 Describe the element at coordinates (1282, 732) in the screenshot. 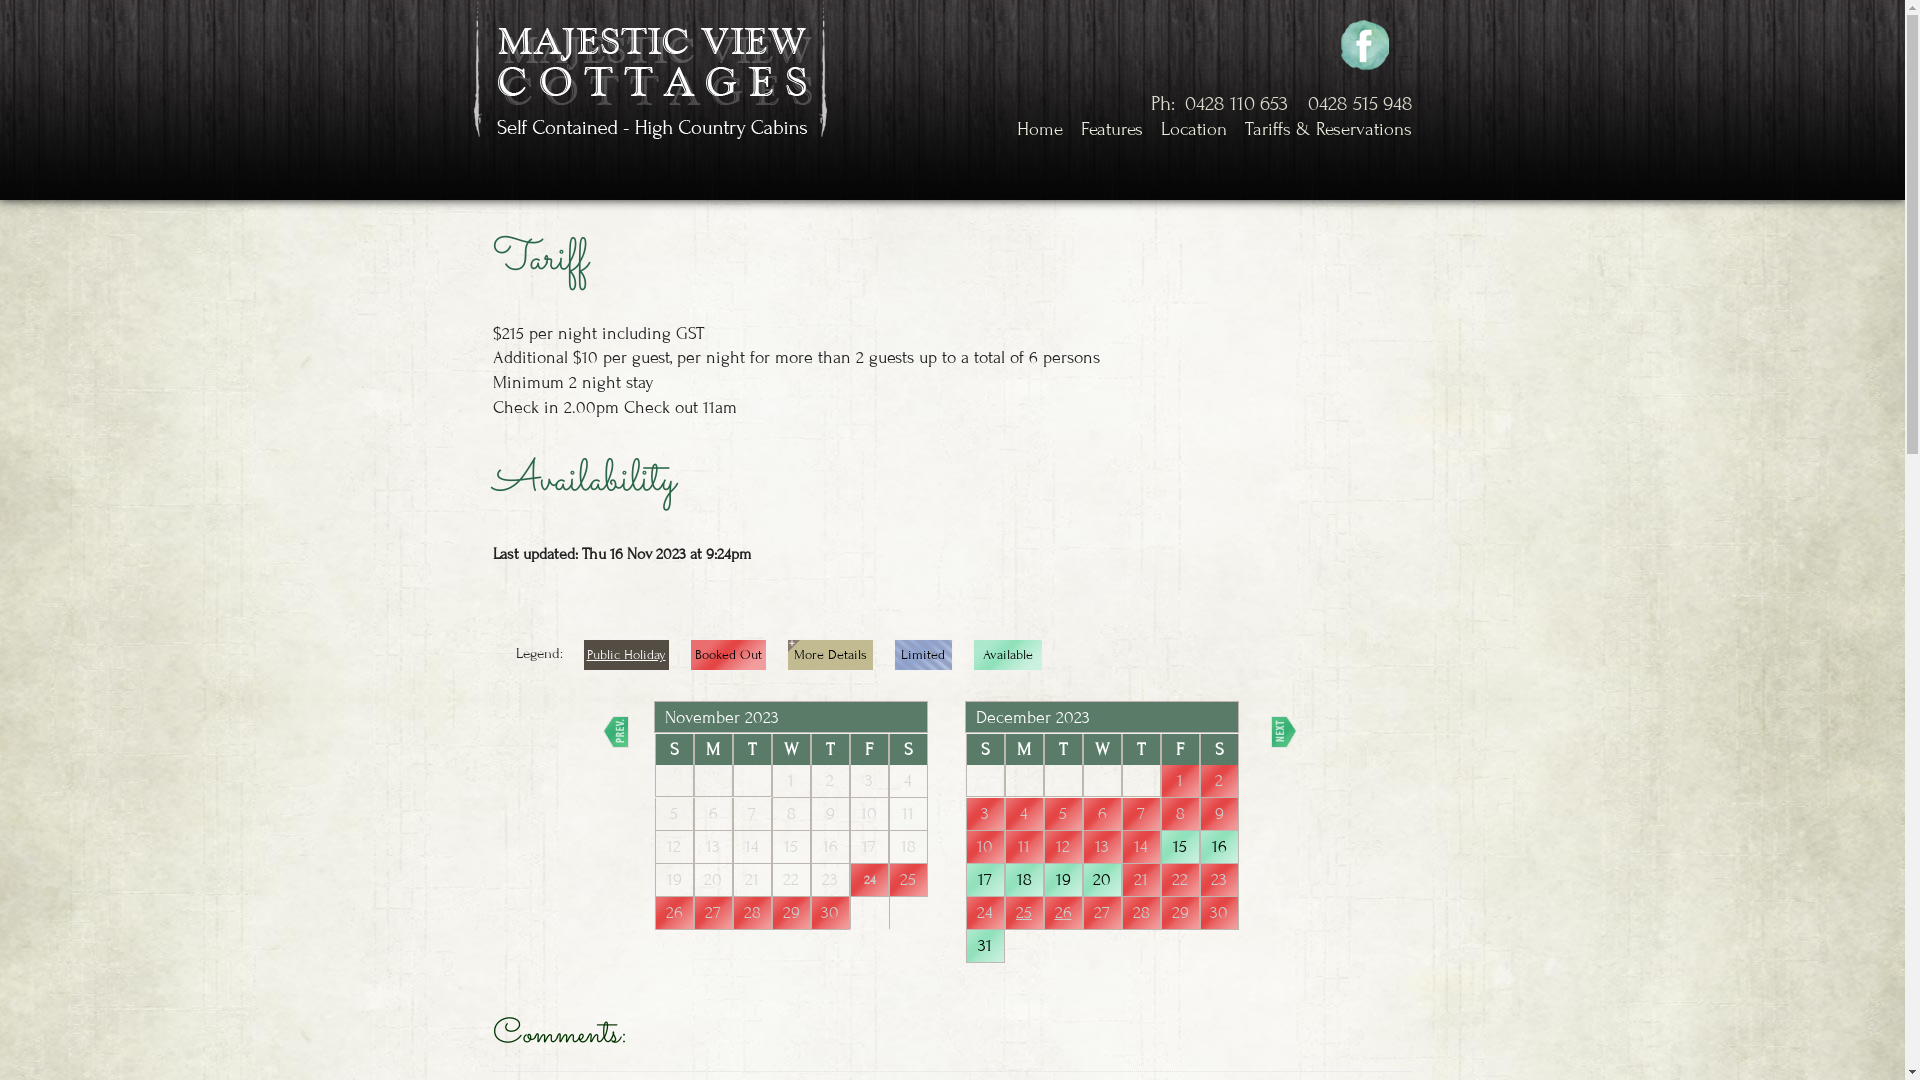

I see `'Next'` at that location.